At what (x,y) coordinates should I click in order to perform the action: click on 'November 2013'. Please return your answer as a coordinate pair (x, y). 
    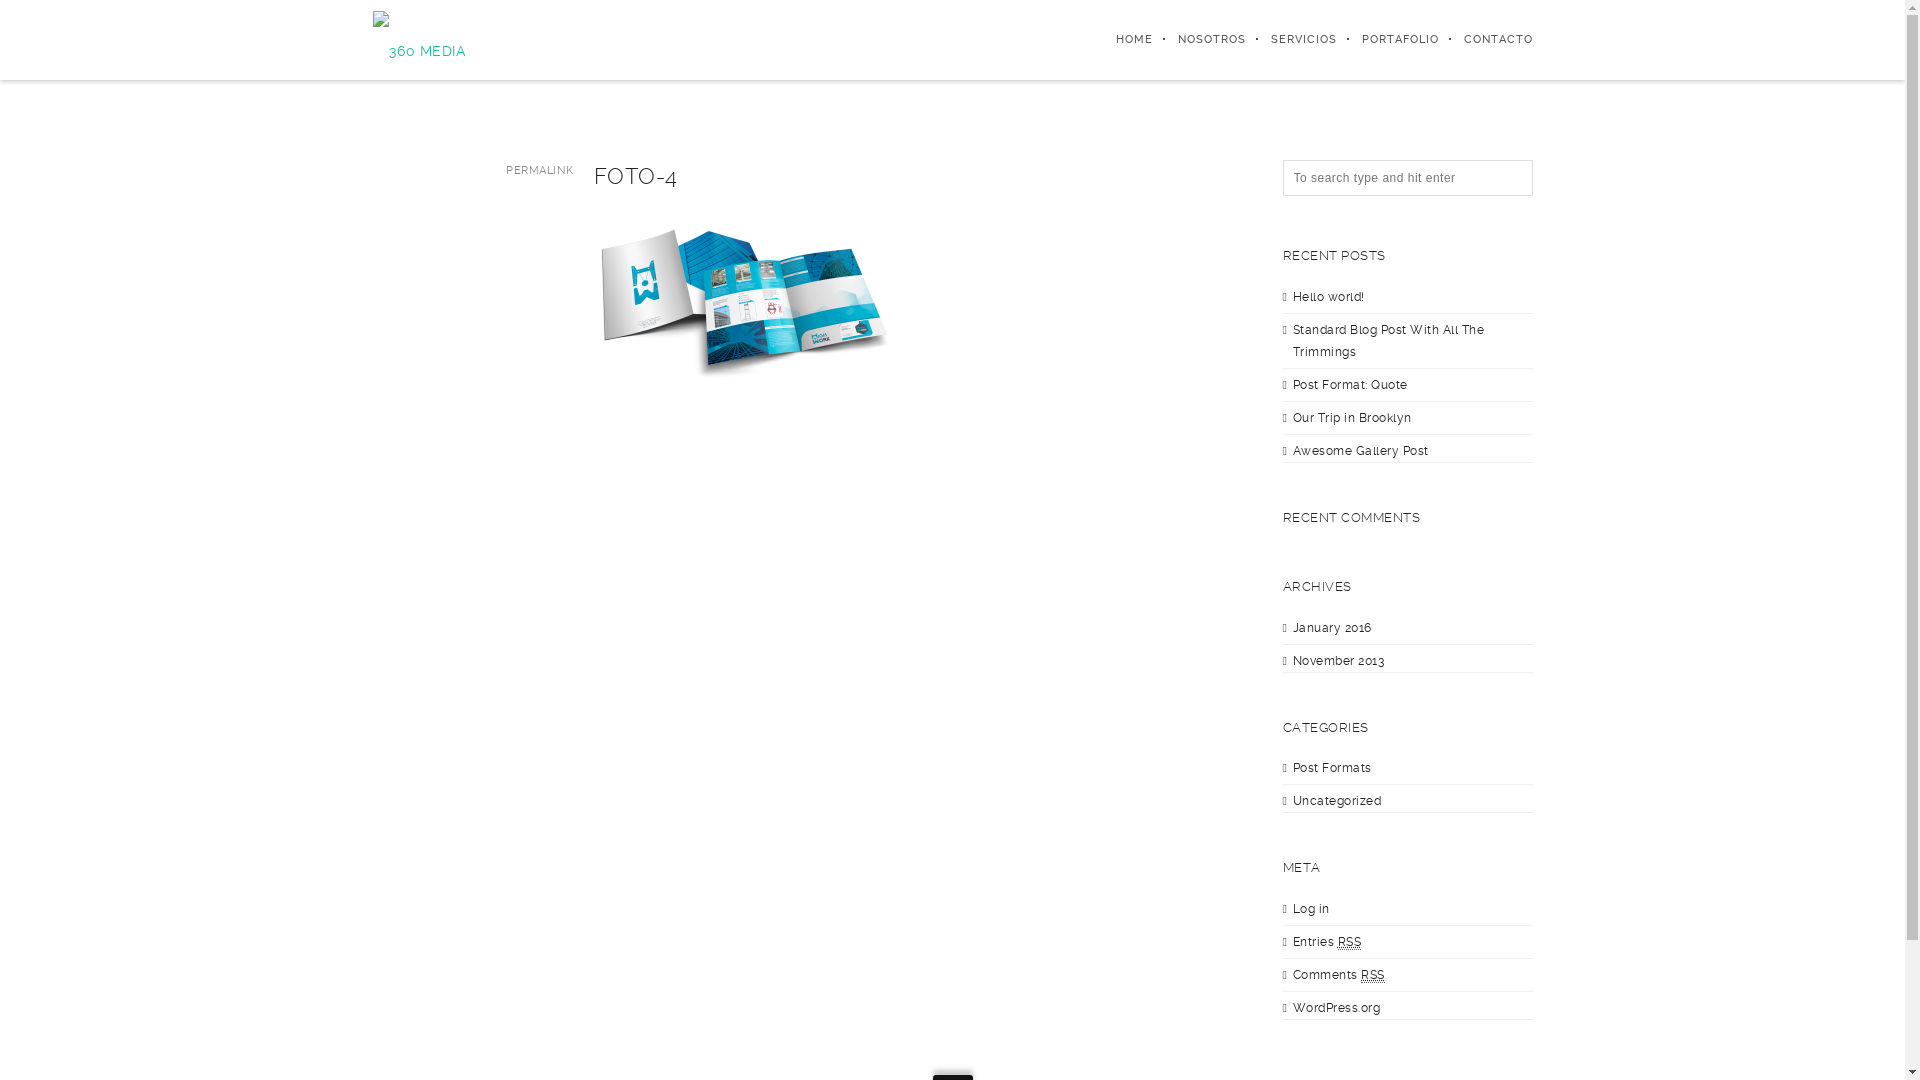
    Looking at the image, I should click on (1291, 660).